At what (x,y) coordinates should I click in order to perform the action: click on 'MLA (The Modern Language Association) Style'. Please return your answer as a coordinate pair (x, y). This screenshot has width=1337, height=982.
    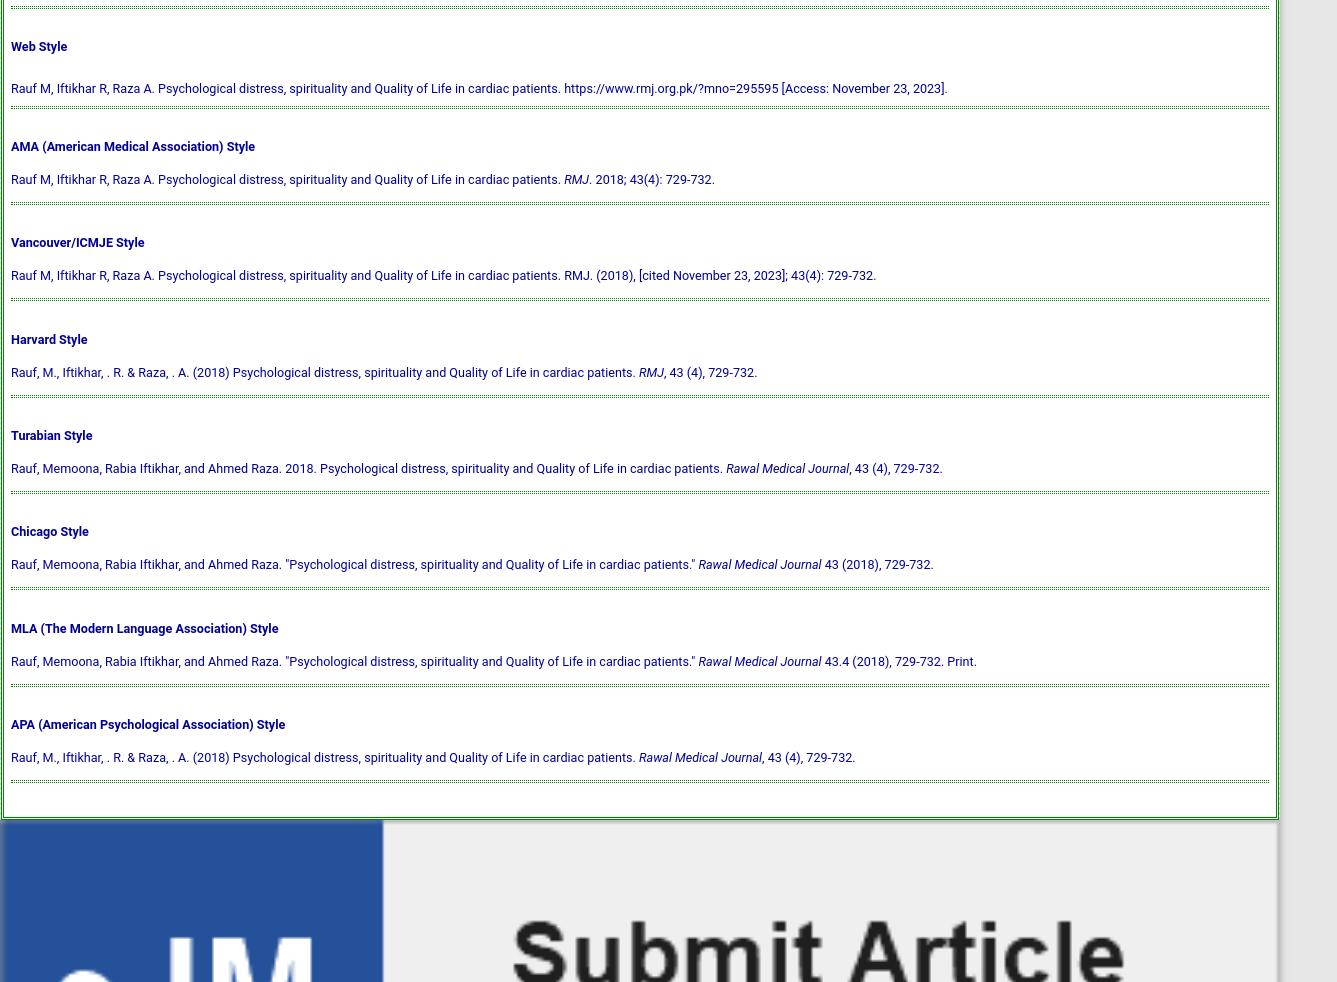
    Looking at the image, I should click on (143, 626).